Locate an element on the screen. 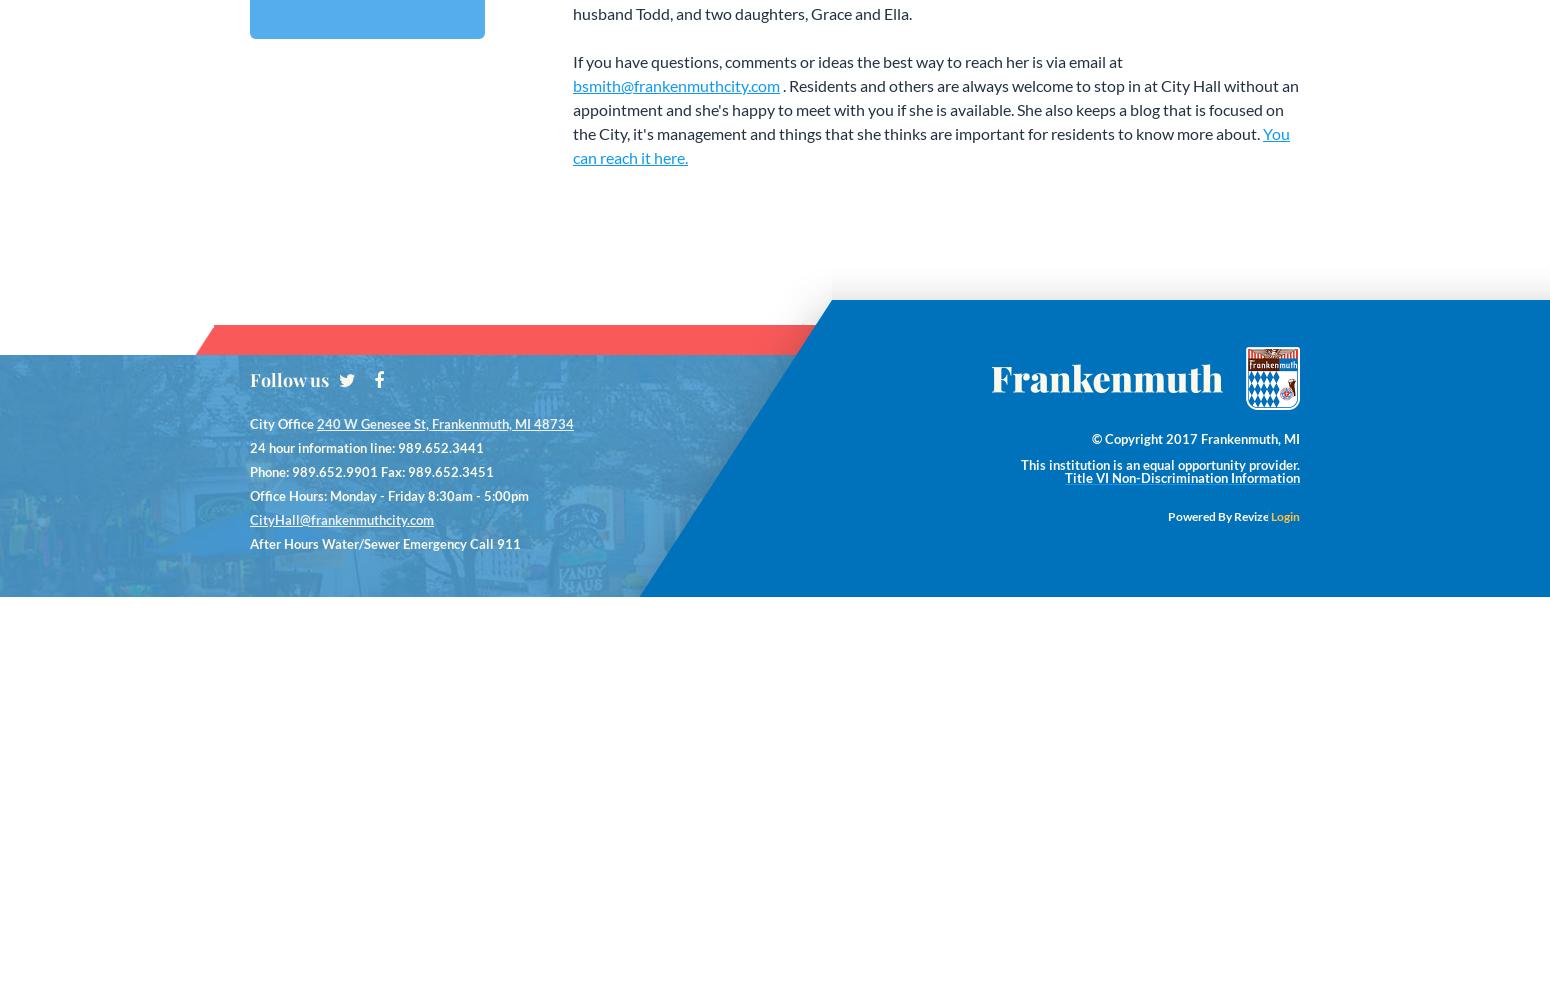 The width and height of the screenshot is (1550, 1000). 'Powered By' is located at coordinates (1200, 515).